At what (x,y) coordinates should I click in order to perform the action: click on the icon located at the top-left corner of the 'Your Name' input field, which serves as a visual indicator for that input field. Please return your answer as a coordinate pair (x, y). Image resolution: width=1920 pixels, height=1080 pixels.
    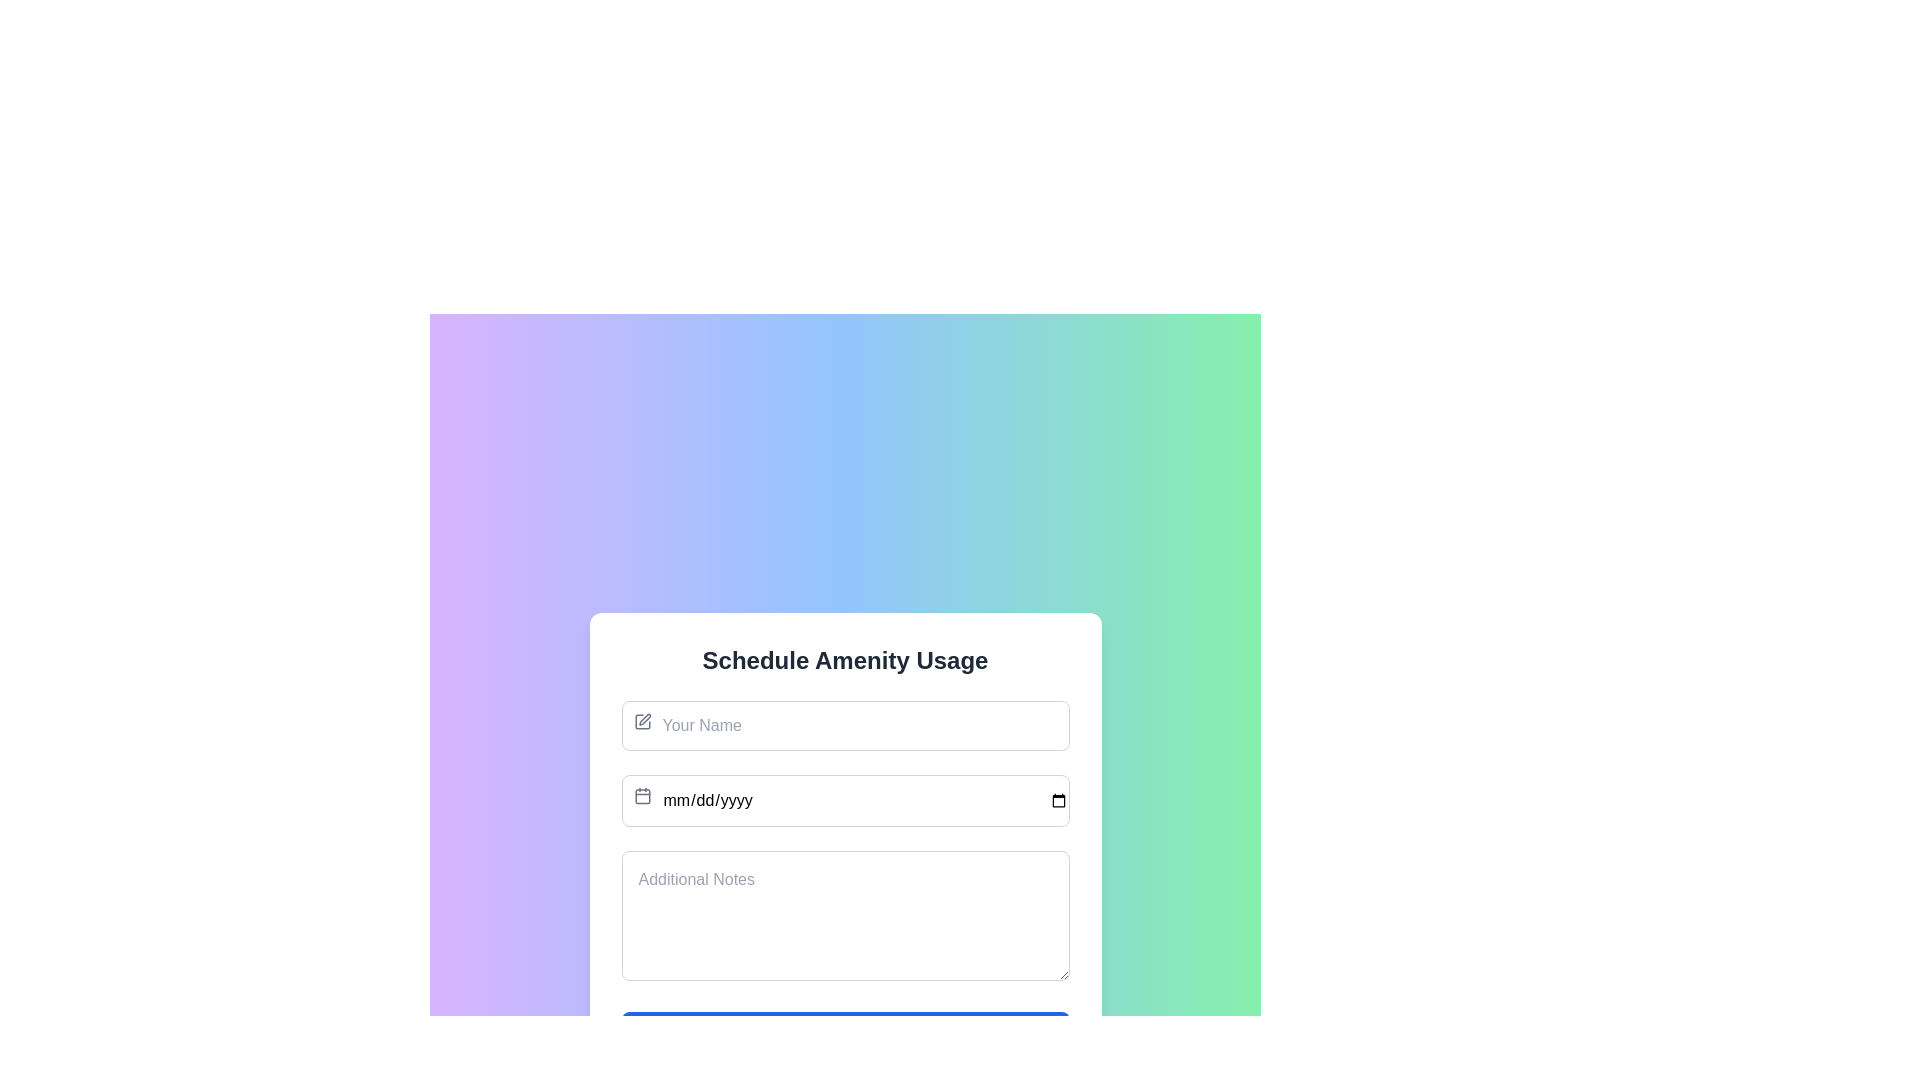
    Looking at the image, I should click on (642, 721).